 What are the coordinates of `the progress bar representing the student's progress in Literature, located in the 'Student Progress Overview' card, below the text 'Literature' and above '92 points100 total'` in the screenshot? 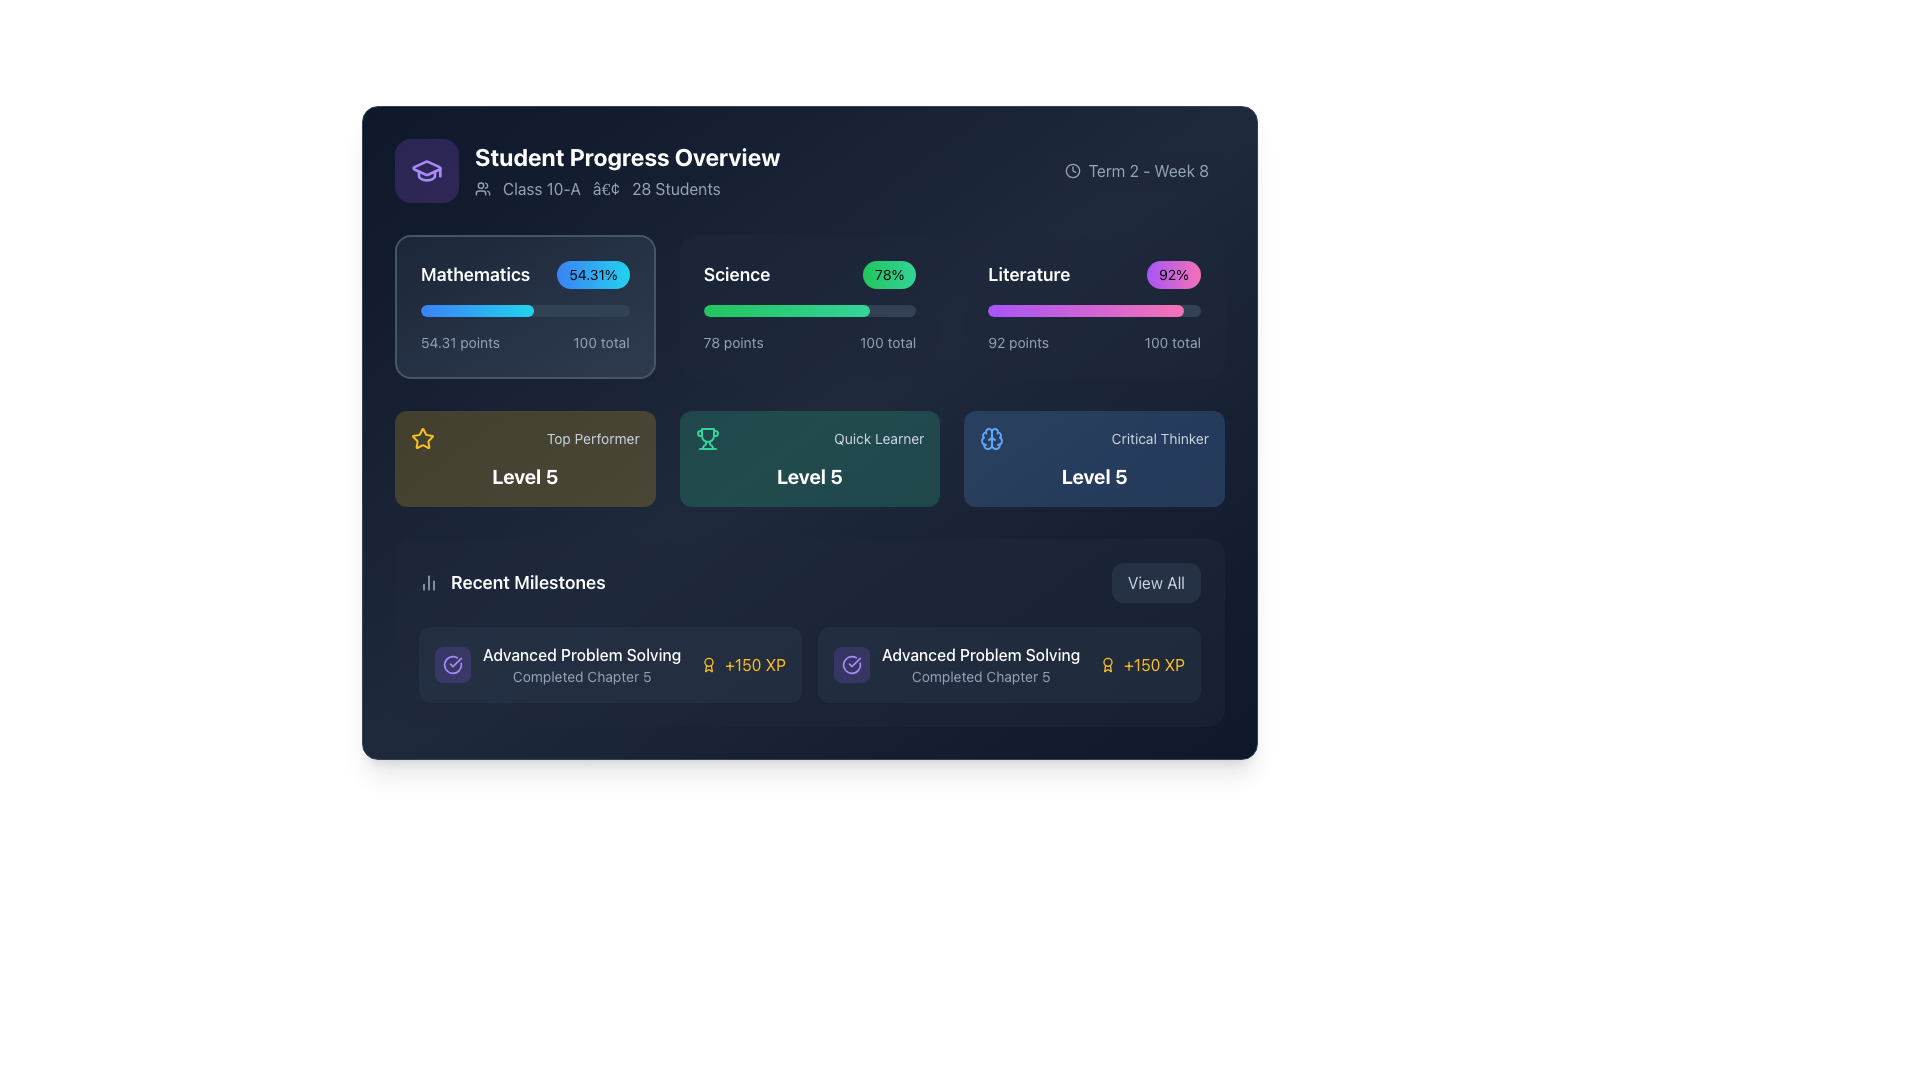 It's located at (1093, 311).